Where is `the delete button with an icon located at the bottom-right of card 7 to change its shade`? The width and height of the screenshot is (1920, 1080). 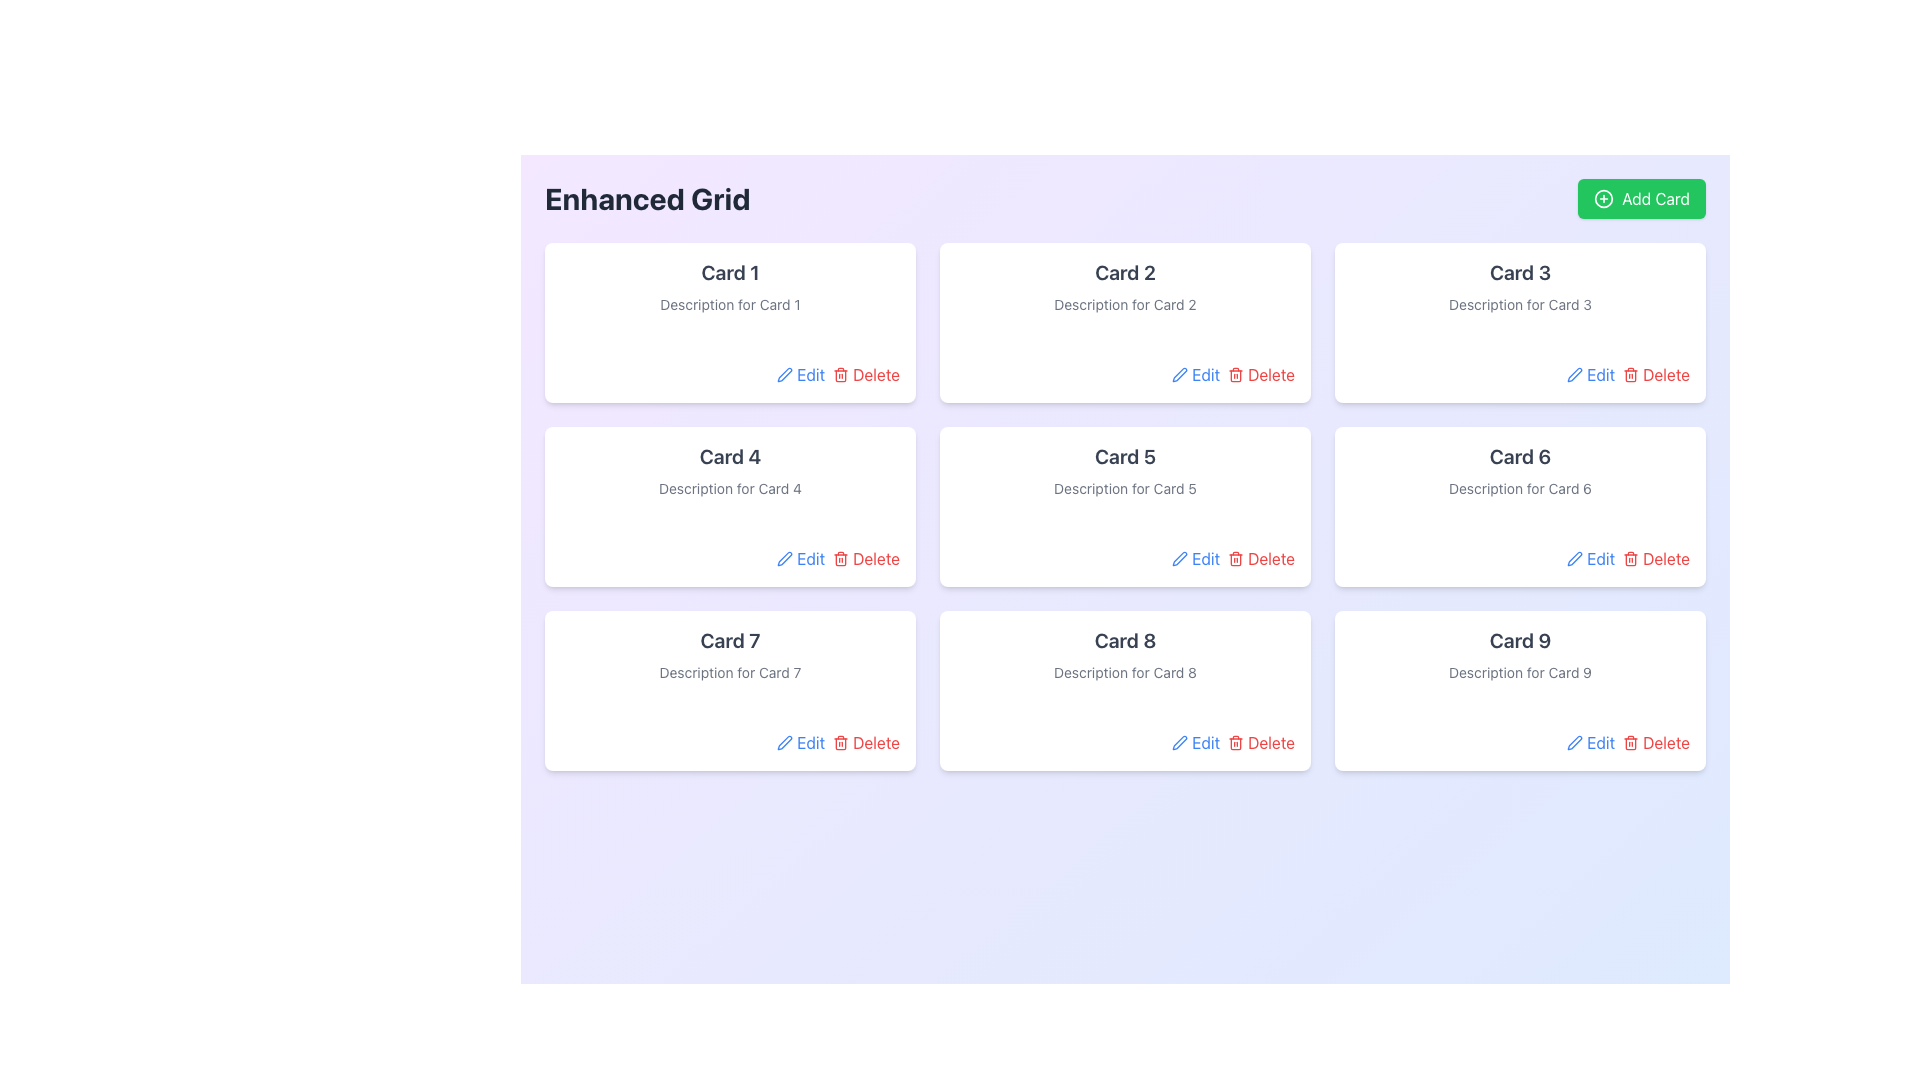 the delete button with an icon located at the bottom-right of card 7 to change its shade is located at coordinates (866, 743).